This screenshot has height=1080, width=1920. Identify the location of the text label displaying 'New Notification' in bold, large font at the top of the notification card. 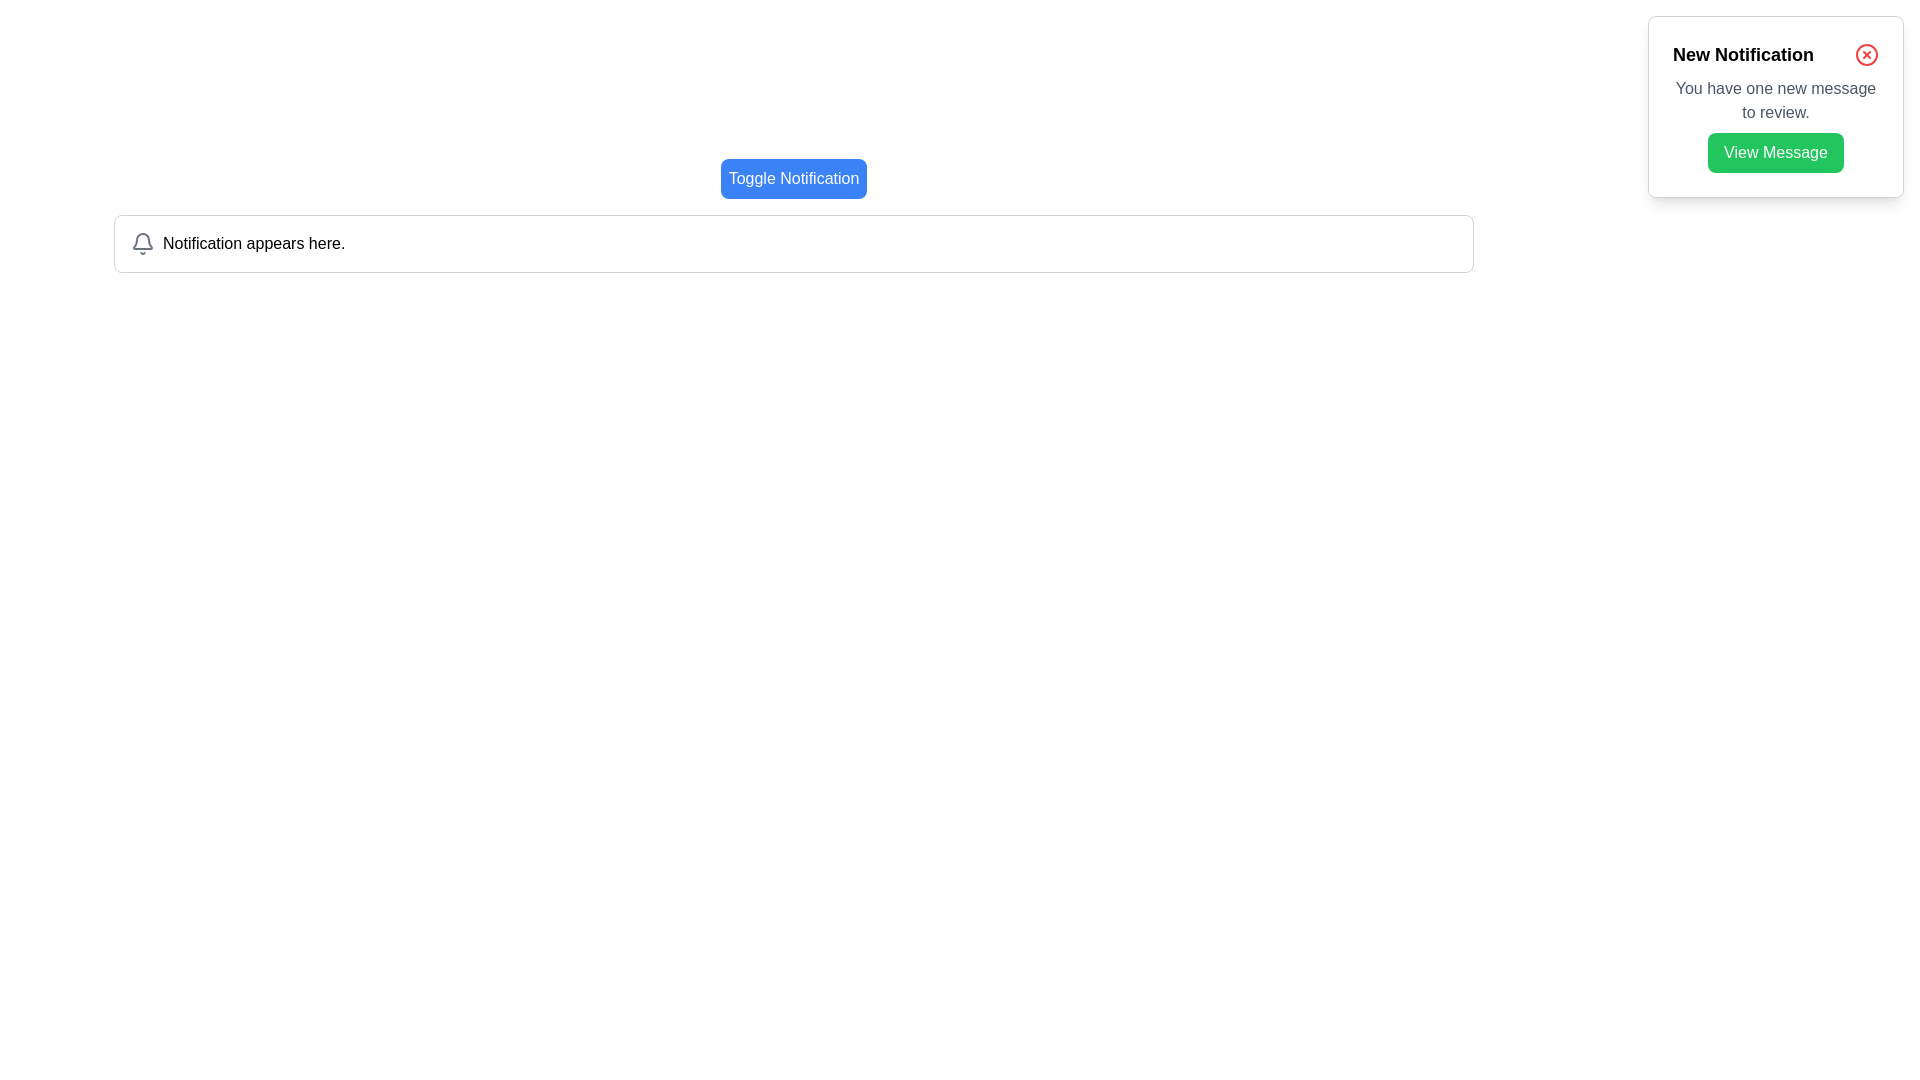
(1742, 53).